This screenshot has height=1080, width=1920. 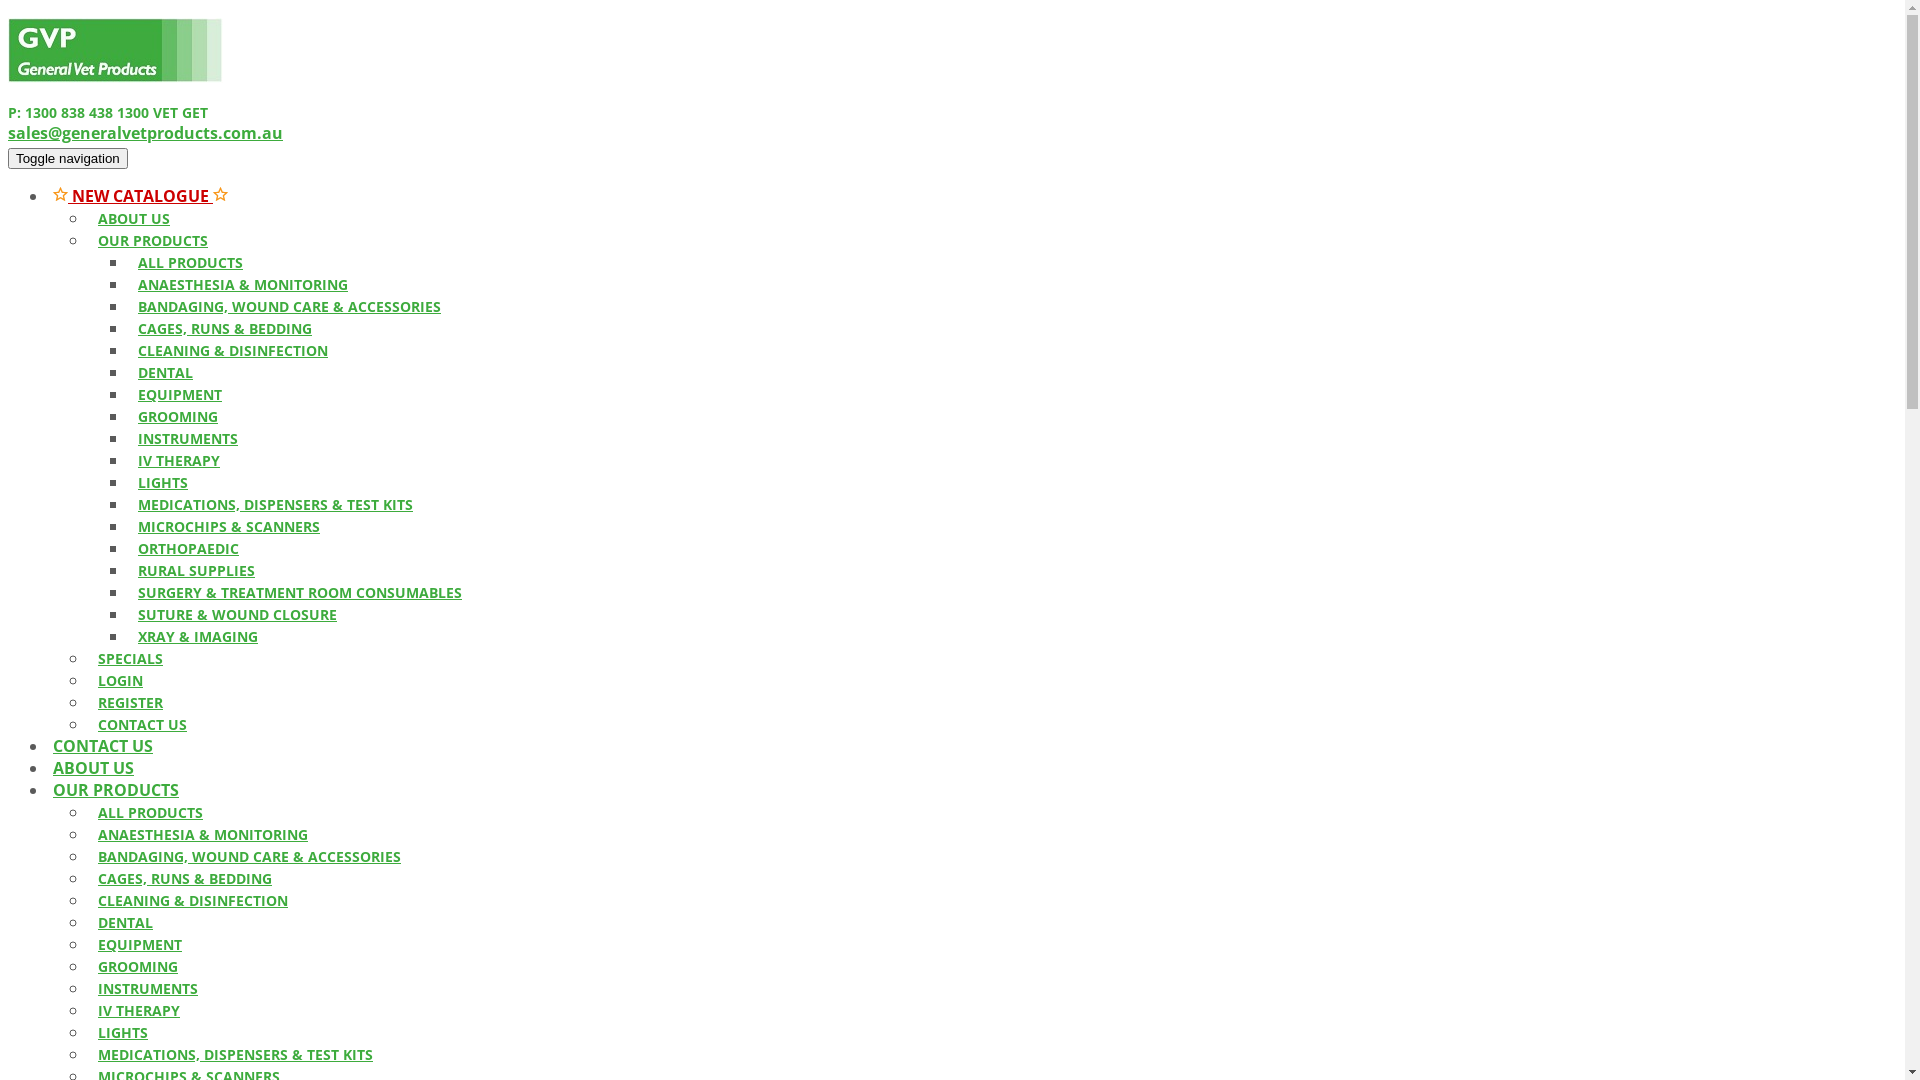 I want to click on 'CLEANING & DISINFECTION', so click(x=192, y=900).